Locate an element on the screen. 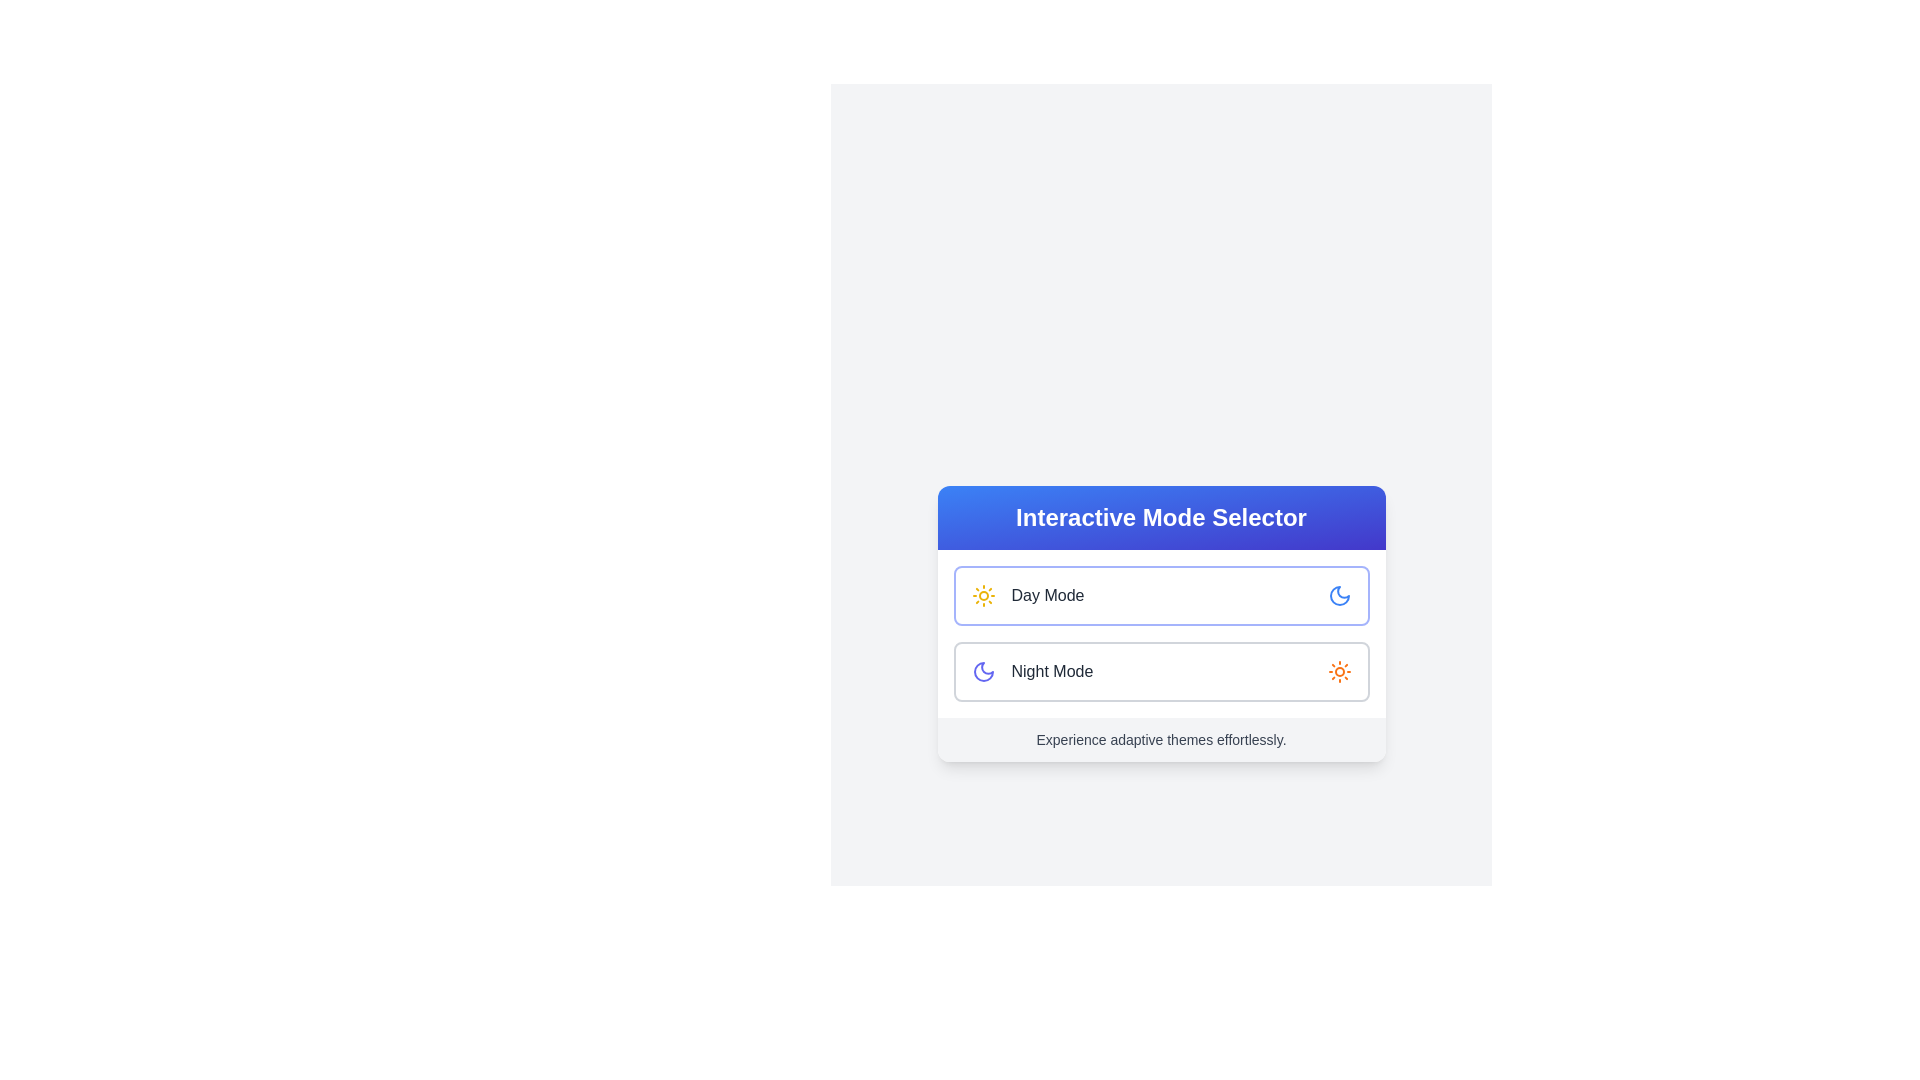  the 'Interactive Mode Selector' heading is located at coordinates (1161, 516).